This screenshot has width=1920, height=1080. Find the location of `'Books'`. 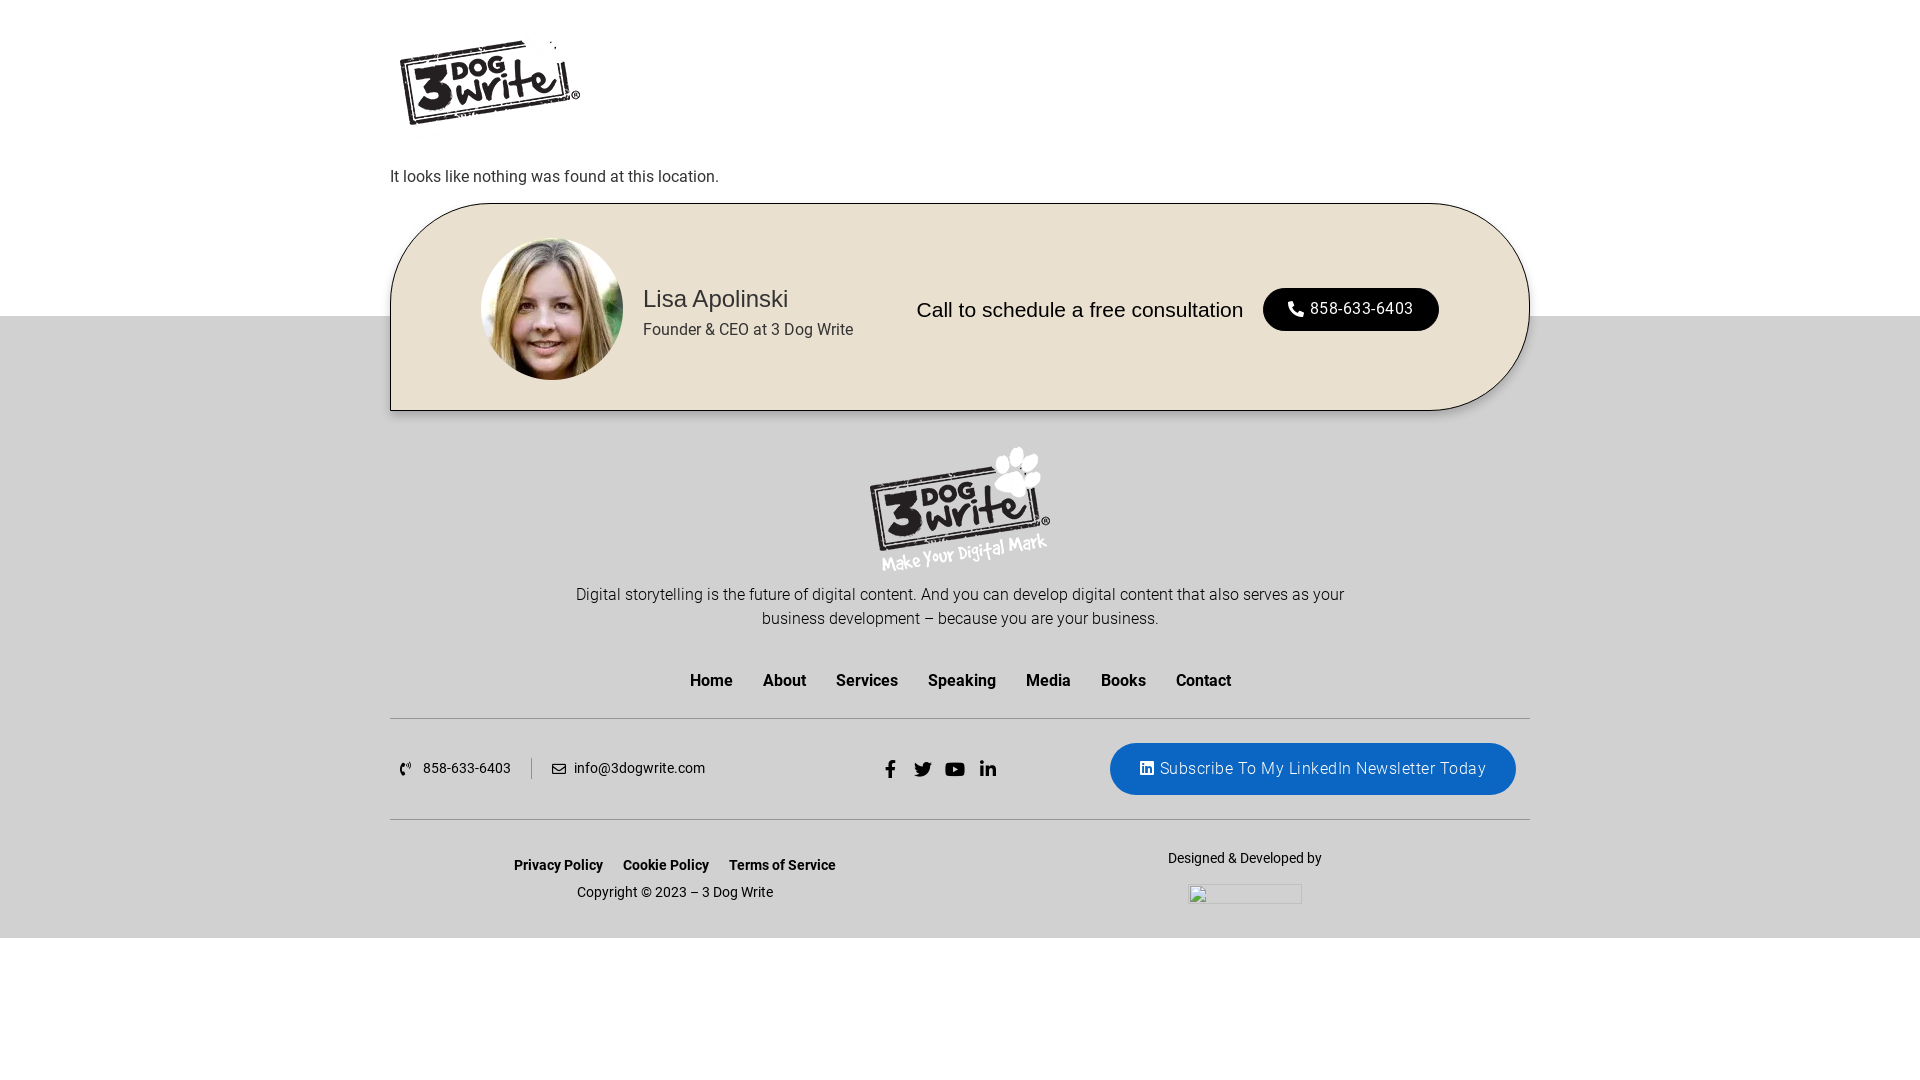

'Books' is located at coordinates (1084, 680).